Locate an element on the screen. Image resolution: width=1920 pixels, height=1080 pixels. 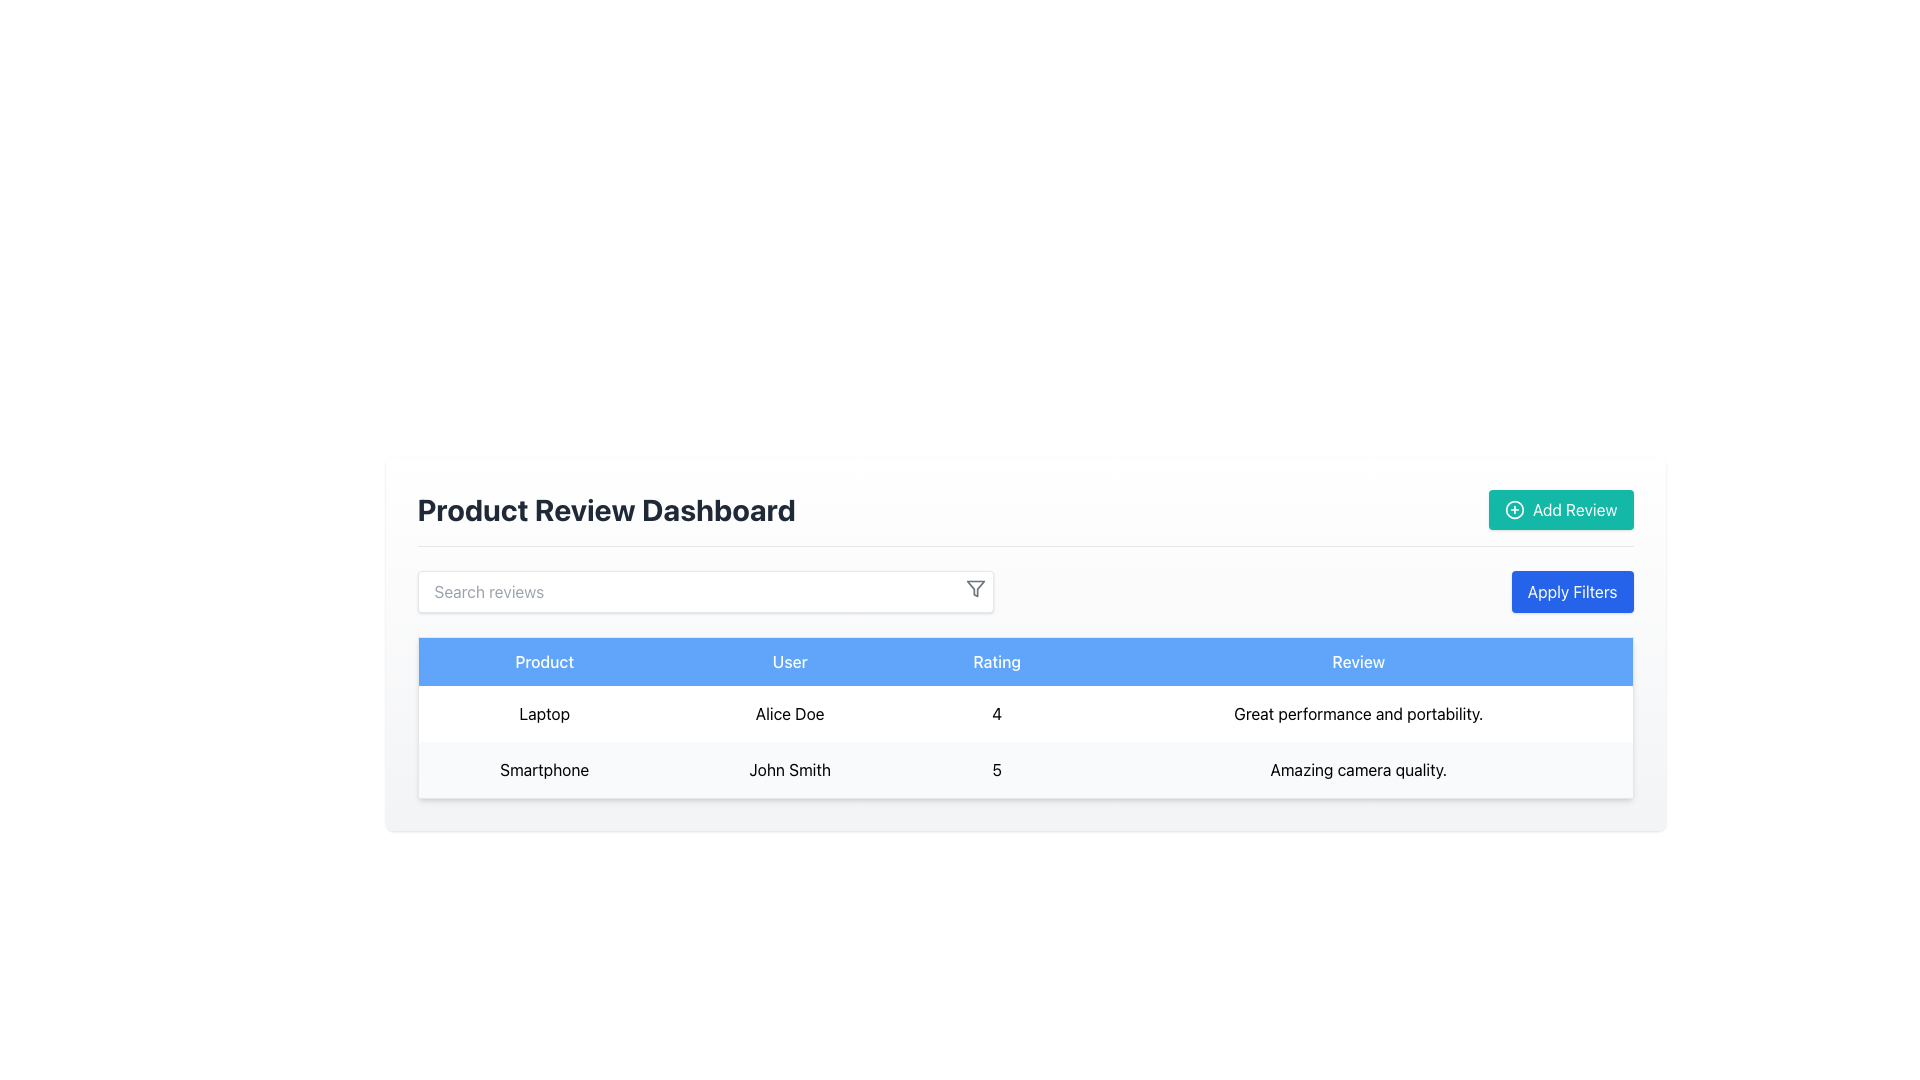
the second row of the review table is located at coordinates (1025, 769).